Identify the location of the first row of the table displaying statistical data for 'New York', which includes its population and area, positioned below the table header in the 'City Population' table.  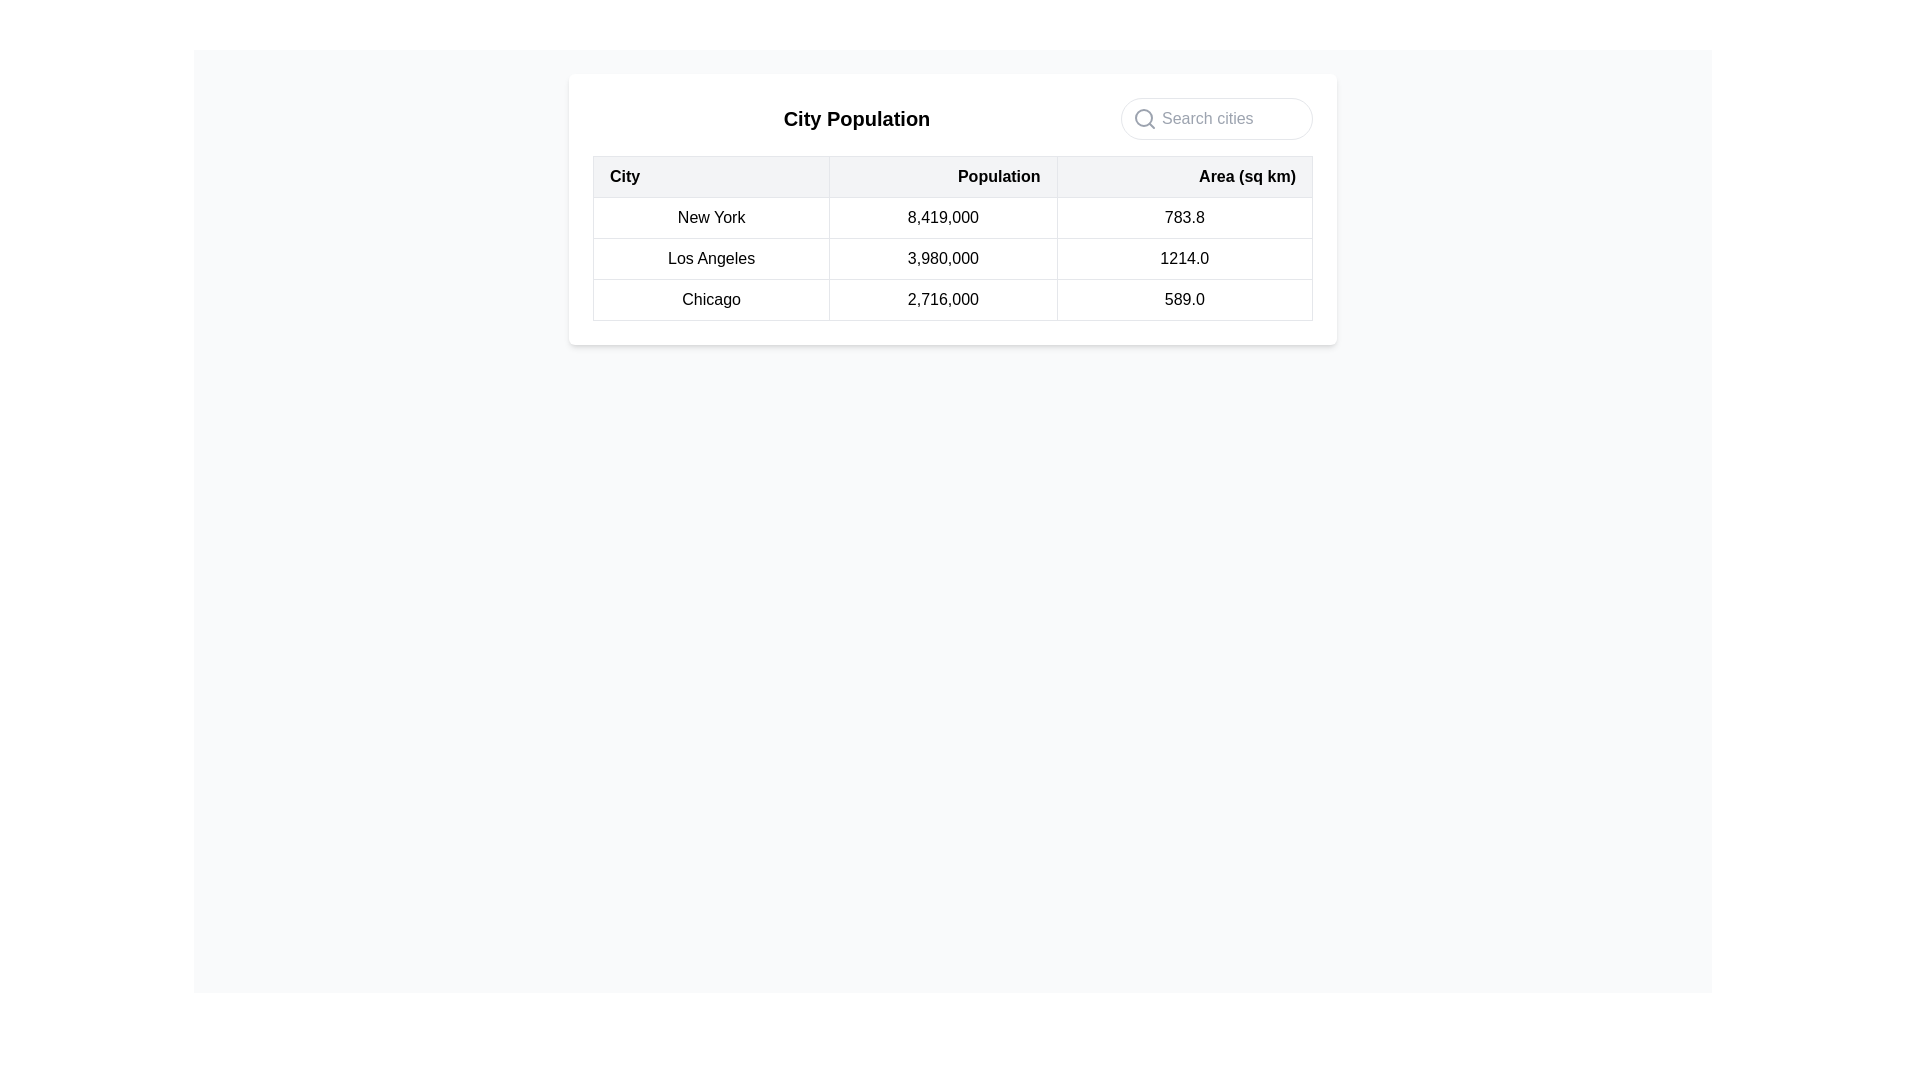
(952, 218).